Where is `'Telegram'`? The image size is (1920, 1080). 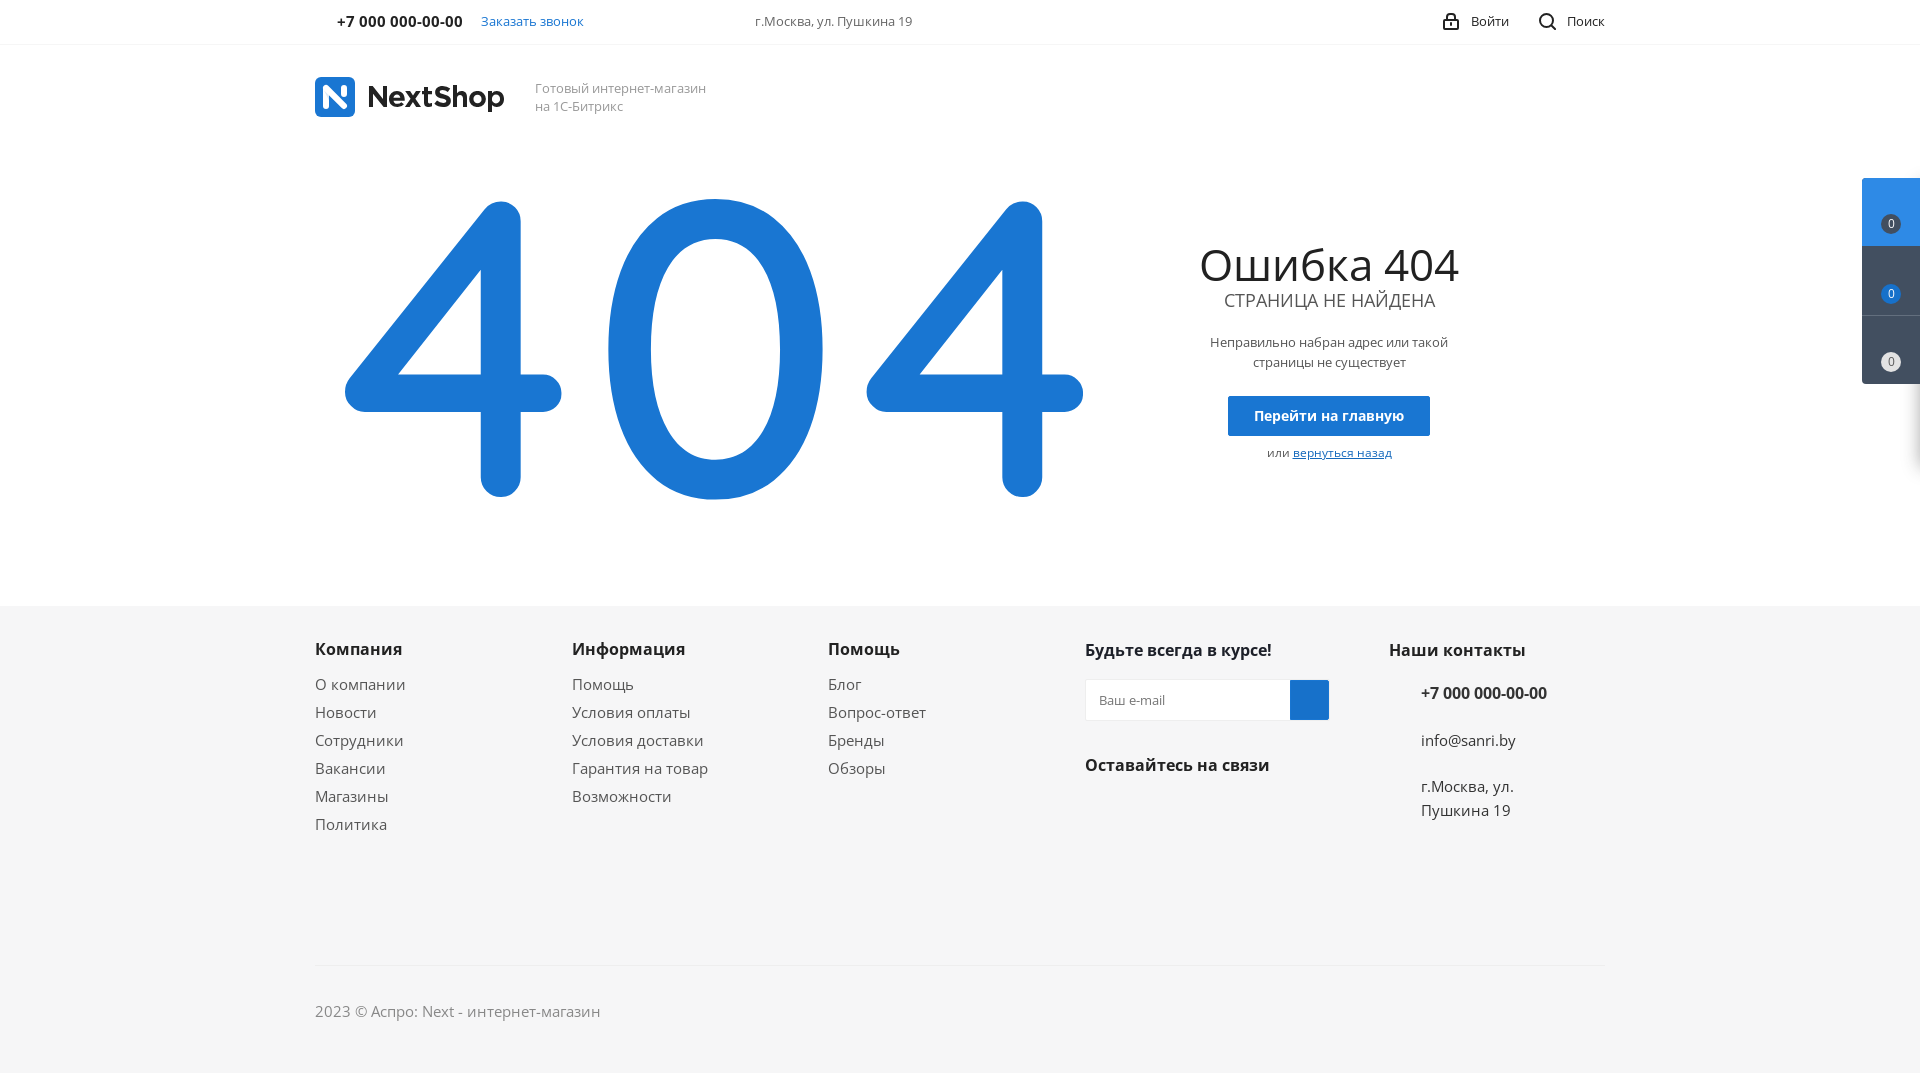
'Telegram' is located at coordinates (1103, 860).